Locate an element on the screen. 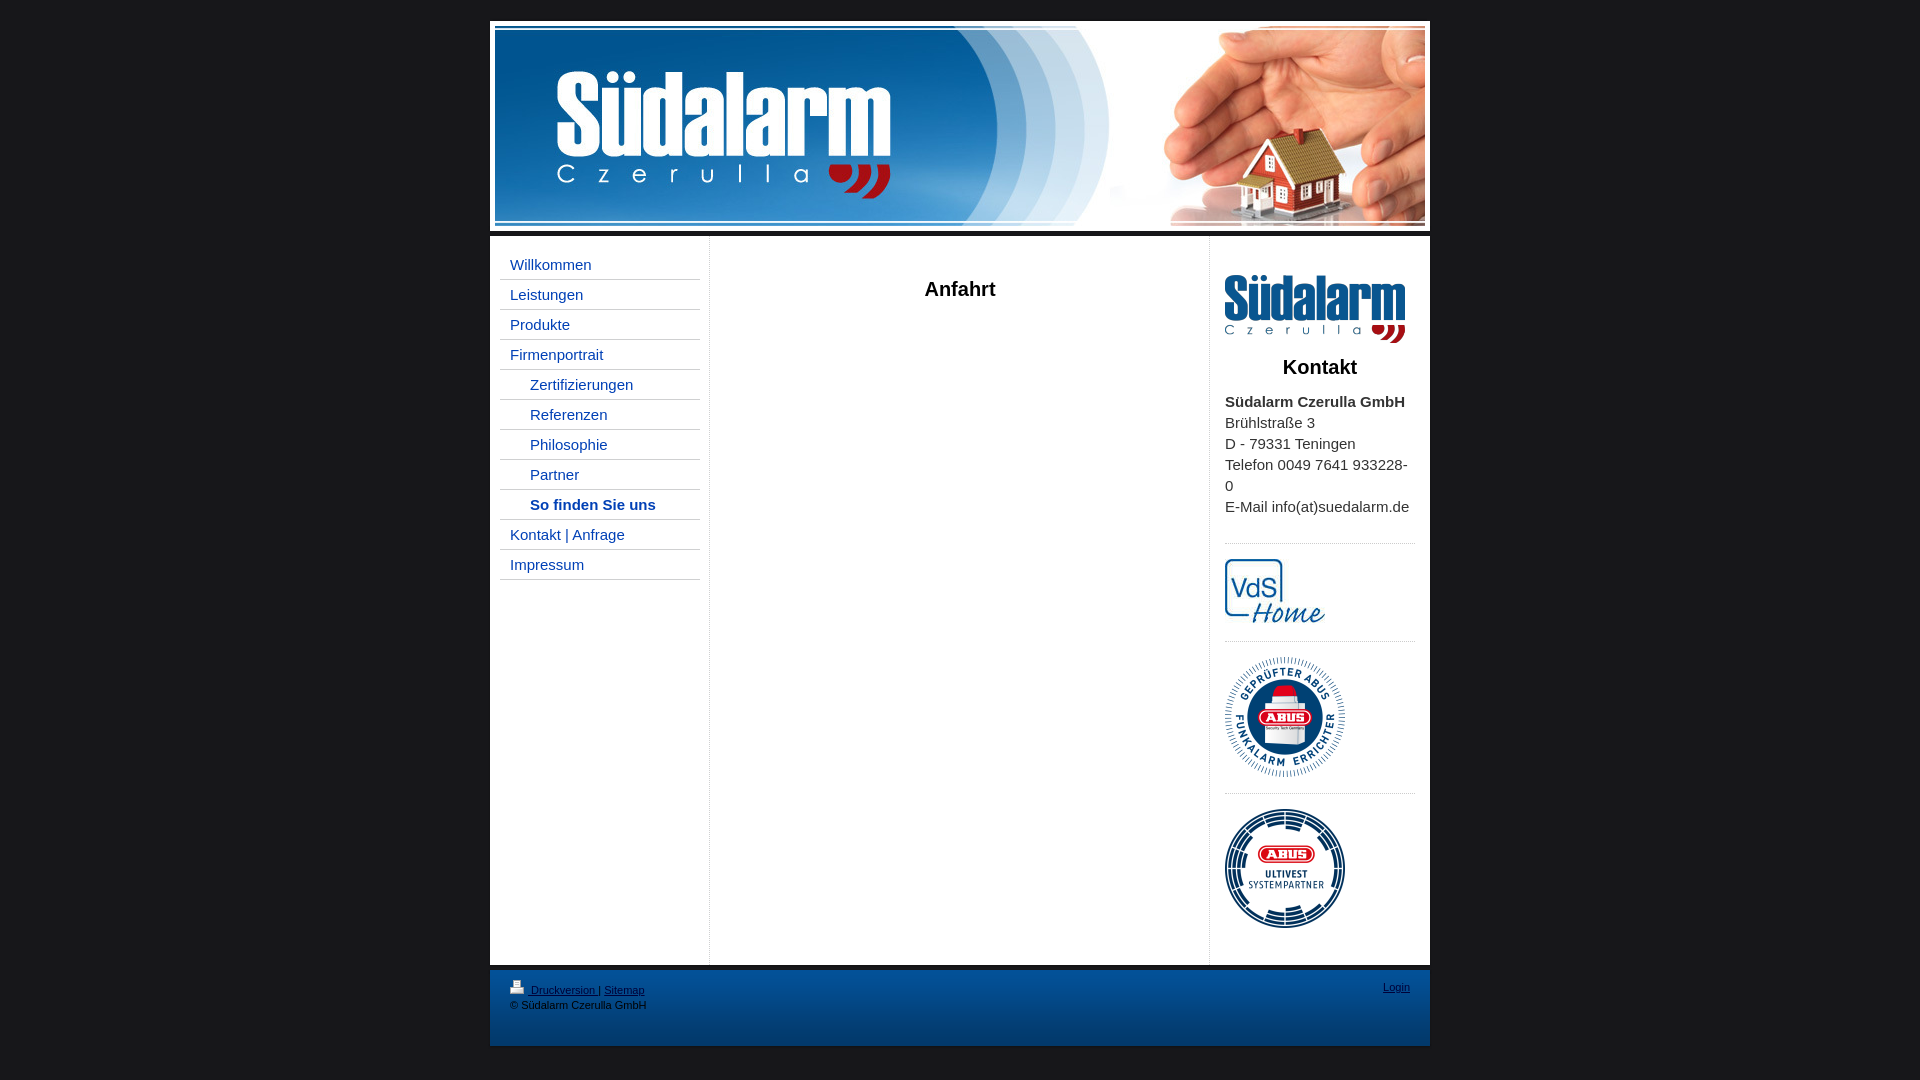 The height and width of the screenshot is (1080, 1920). 'So finden Sie uns' is located at coordinates (599, 504).